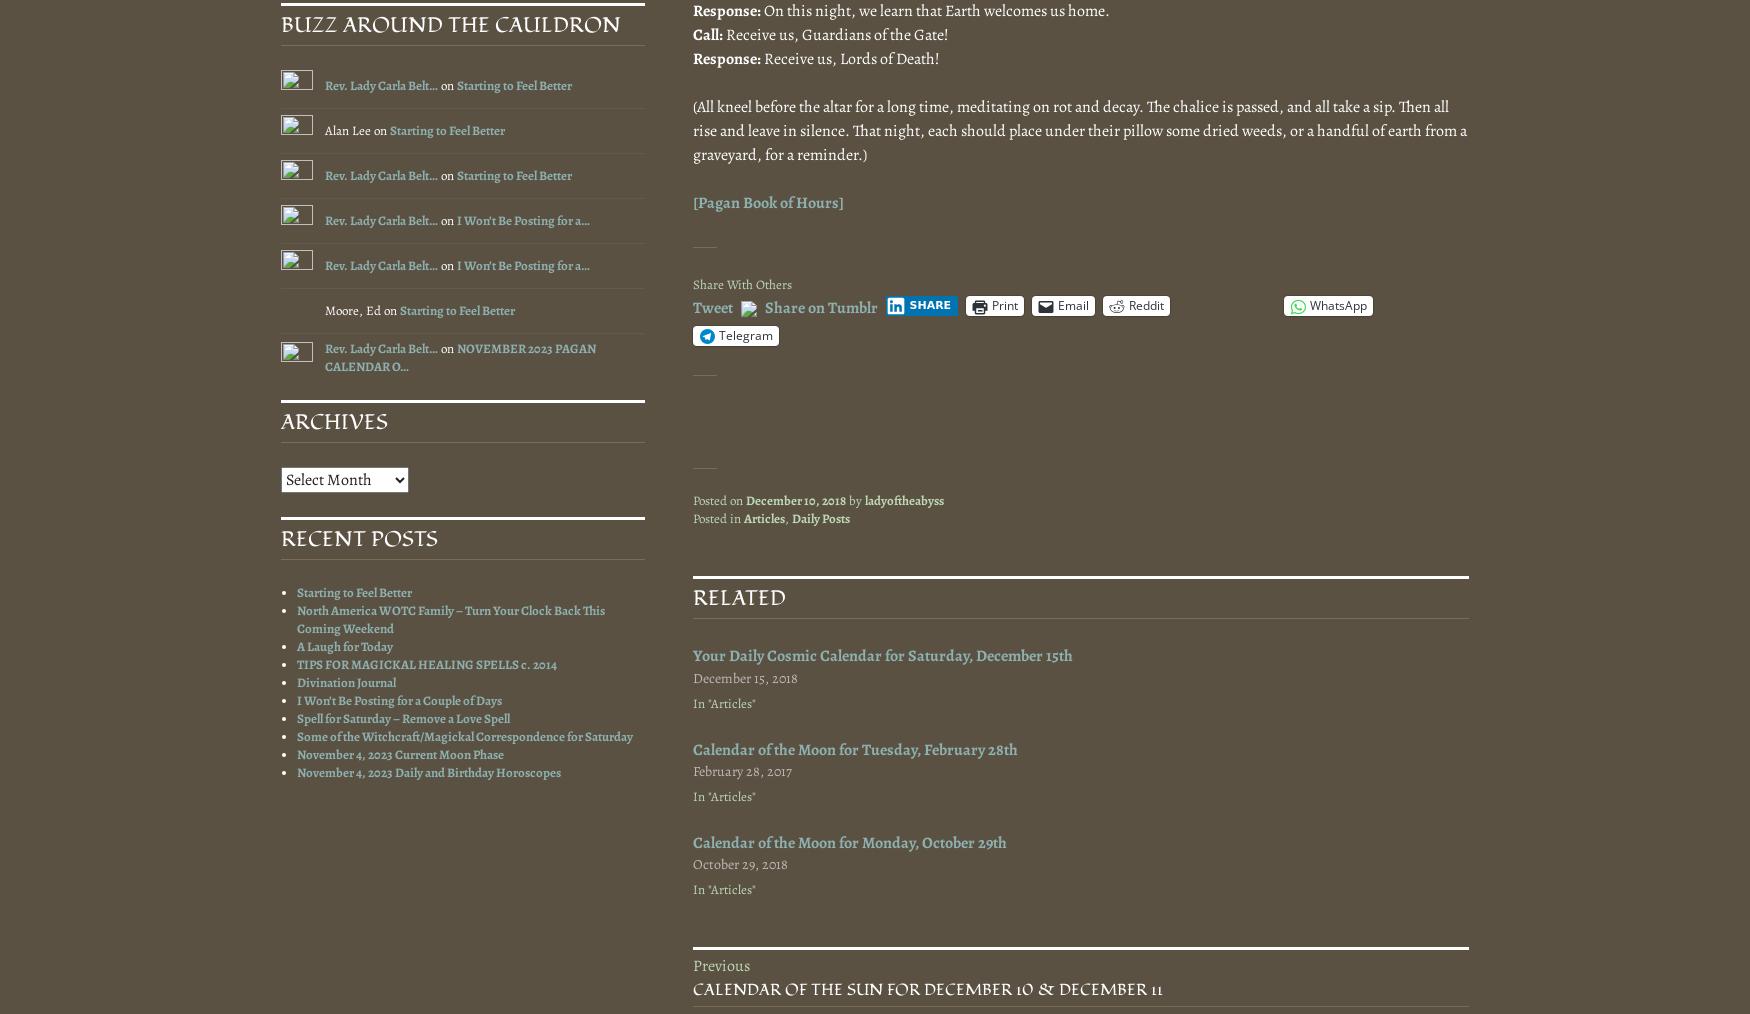 Image resolution: width=1750 pixels, height=1014 pixels. What do you see at coordinates (903, 499) in the screenshot?
I see `'ladyoftheabyss'` at bounding box center [903, 499].